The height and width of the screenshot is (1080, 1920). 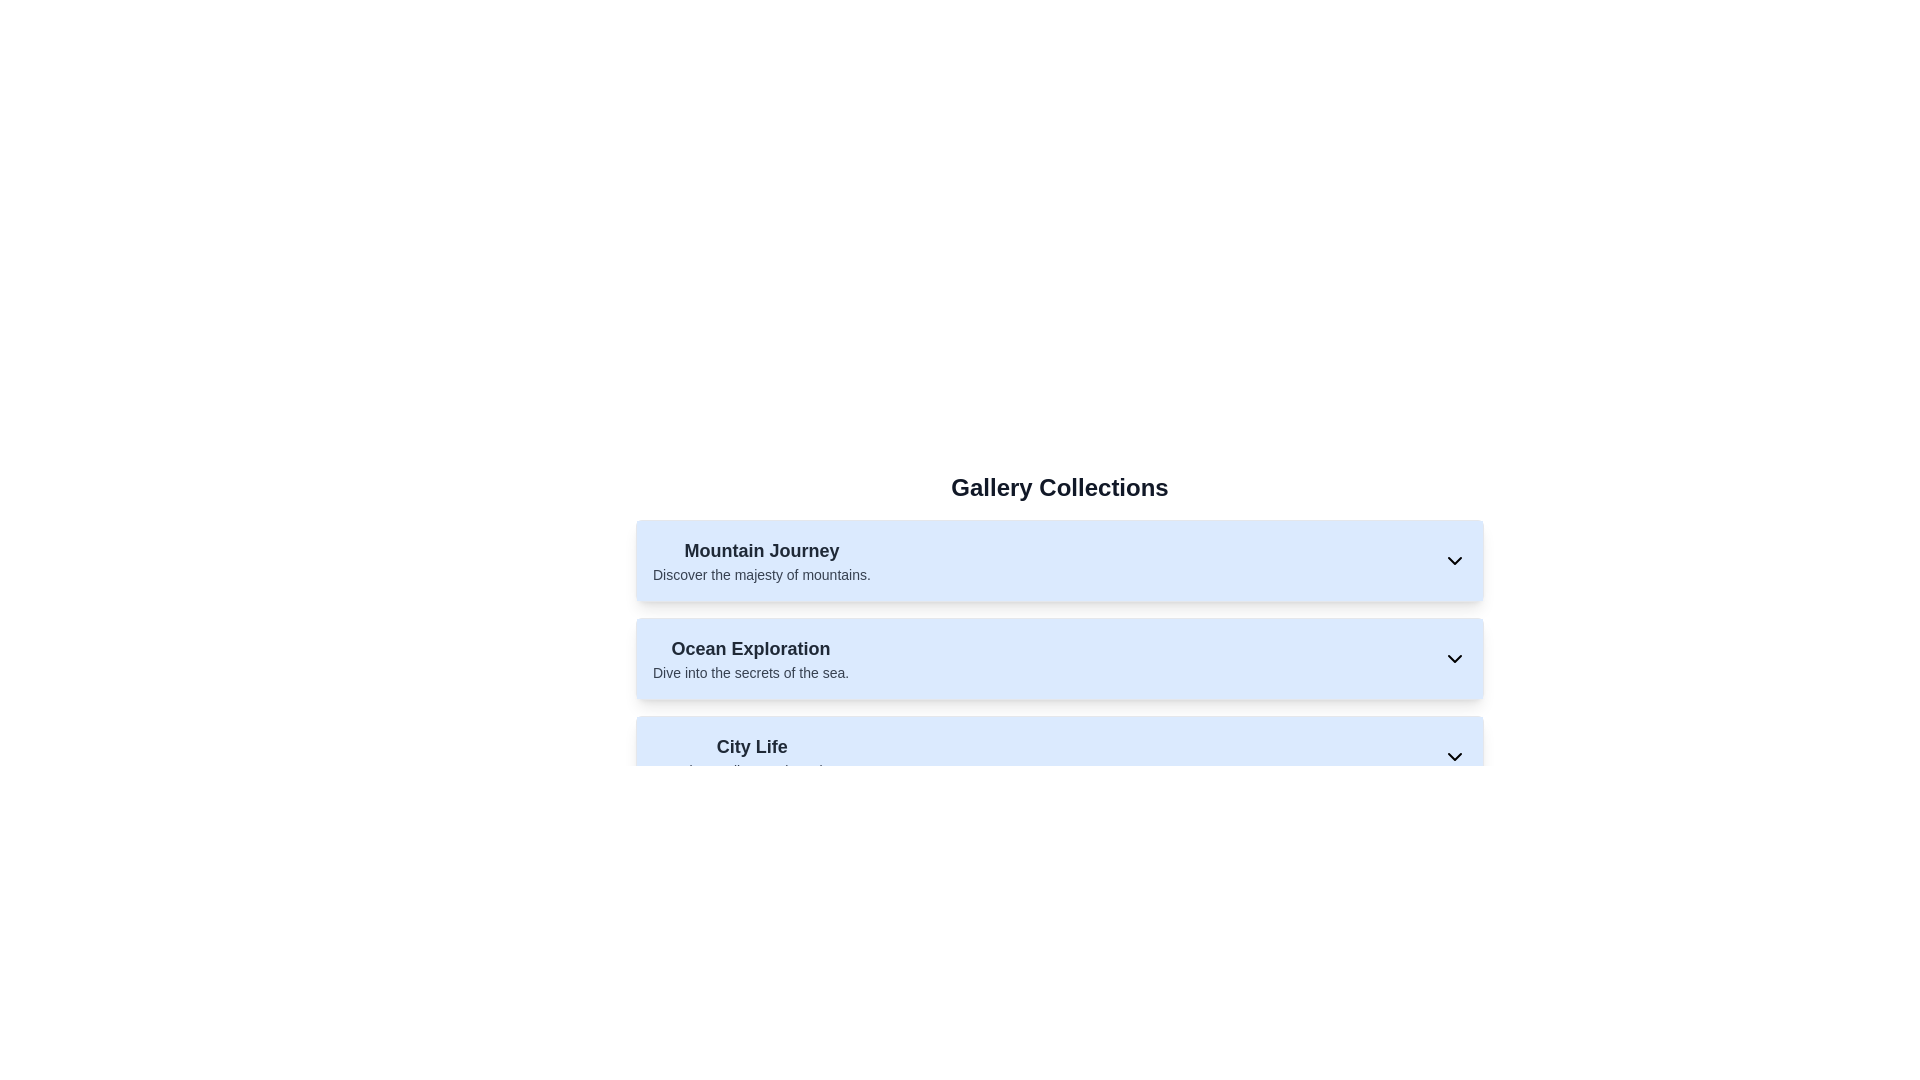 I want to click on the downward-facing chevron icon with a black fill located on the right side of the 'Ocean Exploration' item, so click(x=1454, y=659).